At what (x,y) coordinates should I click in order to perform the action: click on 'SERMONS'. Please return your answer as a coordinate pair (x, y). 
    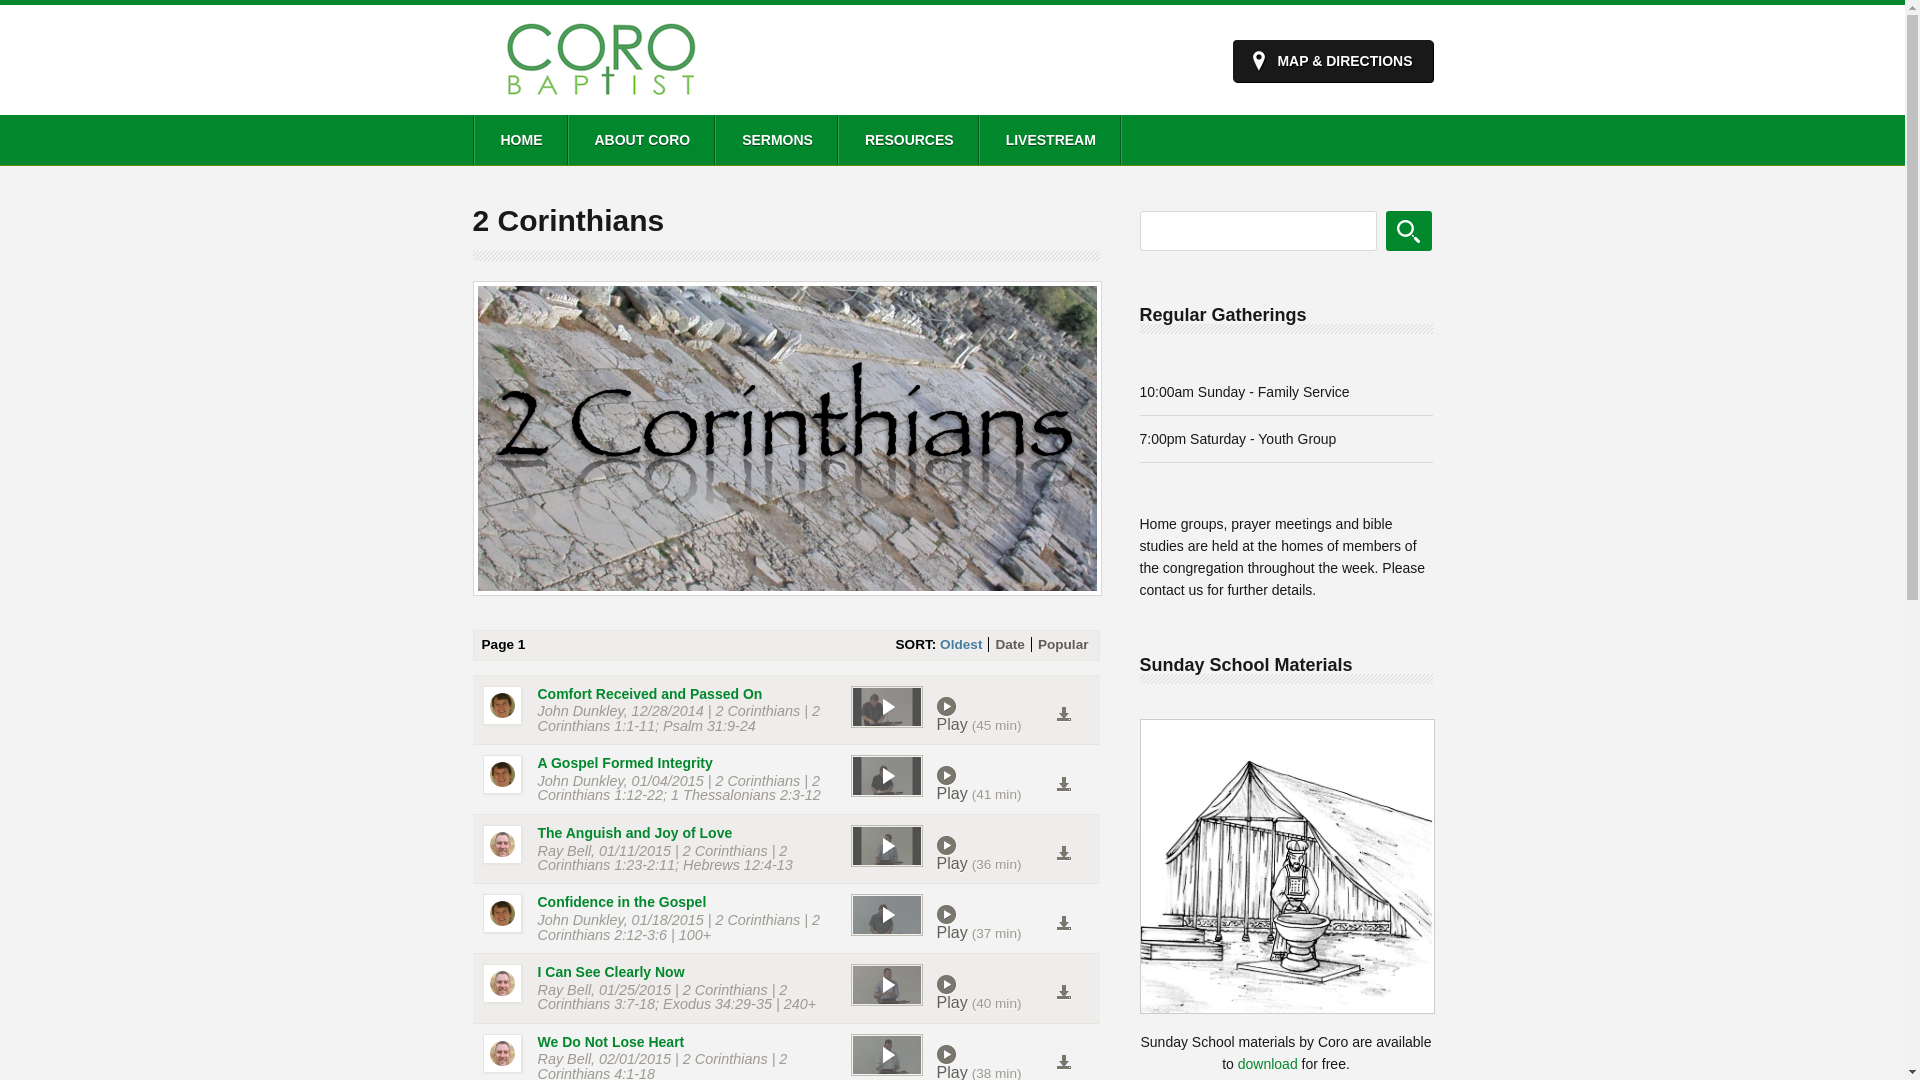
    Looking at the image, I should click on (775, 138).